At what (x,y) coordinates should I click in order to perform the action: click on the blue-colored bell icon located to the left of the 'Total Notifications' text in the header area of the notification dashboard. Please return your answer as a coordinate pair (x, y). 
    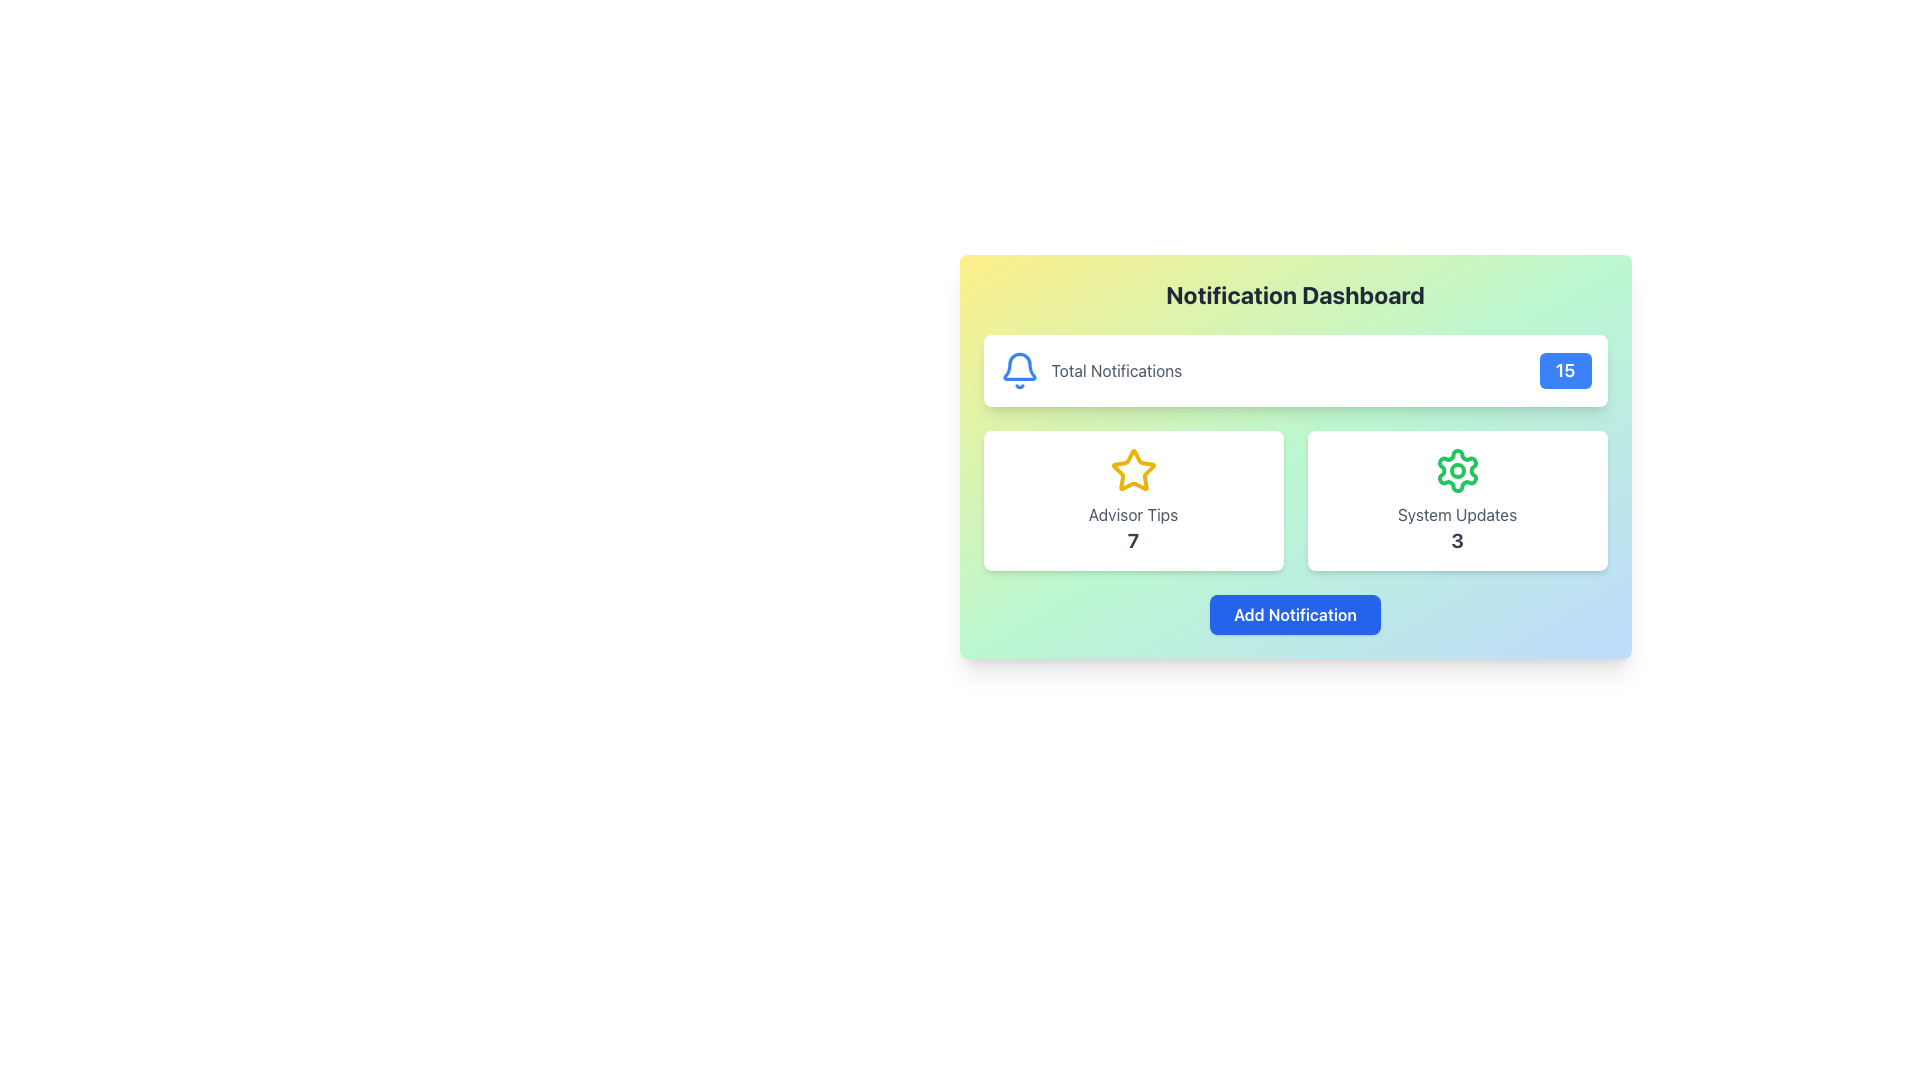
    Looking at the image, I should click on (1019, 370).